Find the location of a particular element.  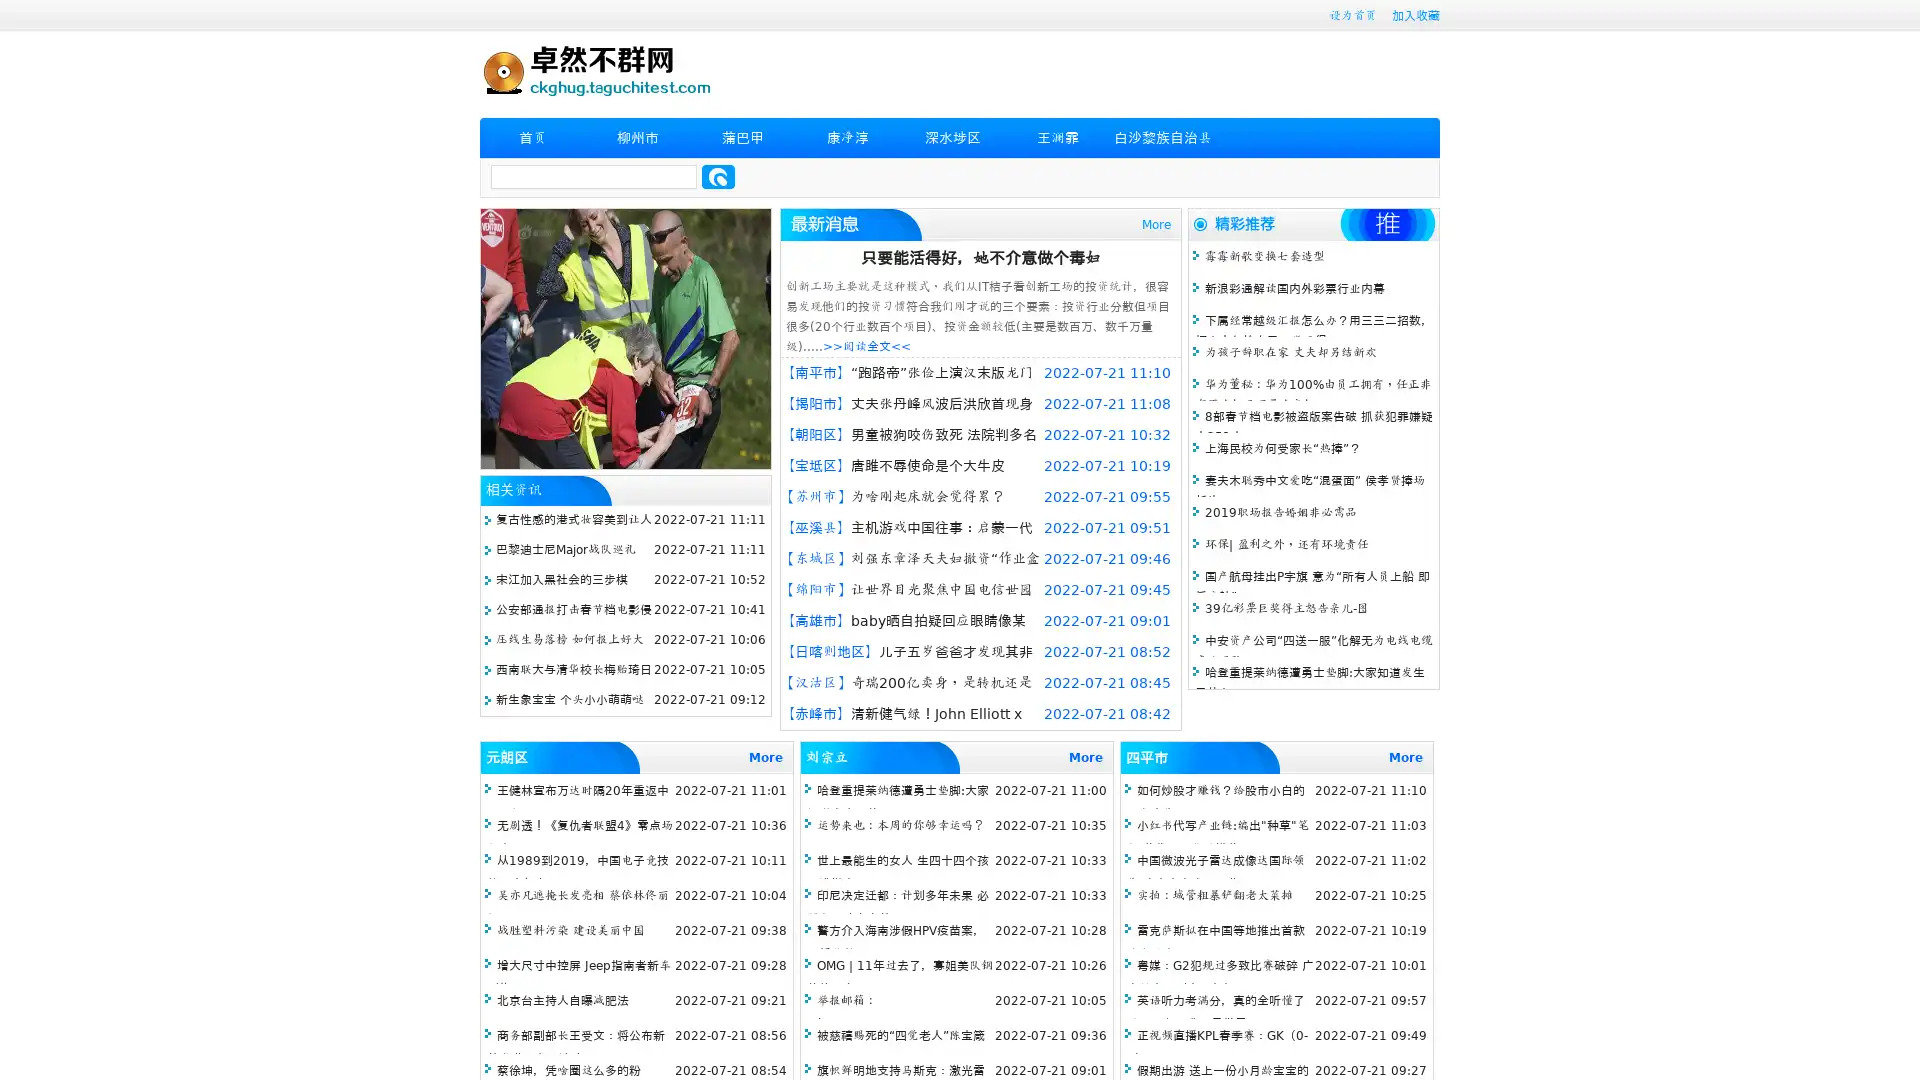

Search is located at coordinates (718, 176).